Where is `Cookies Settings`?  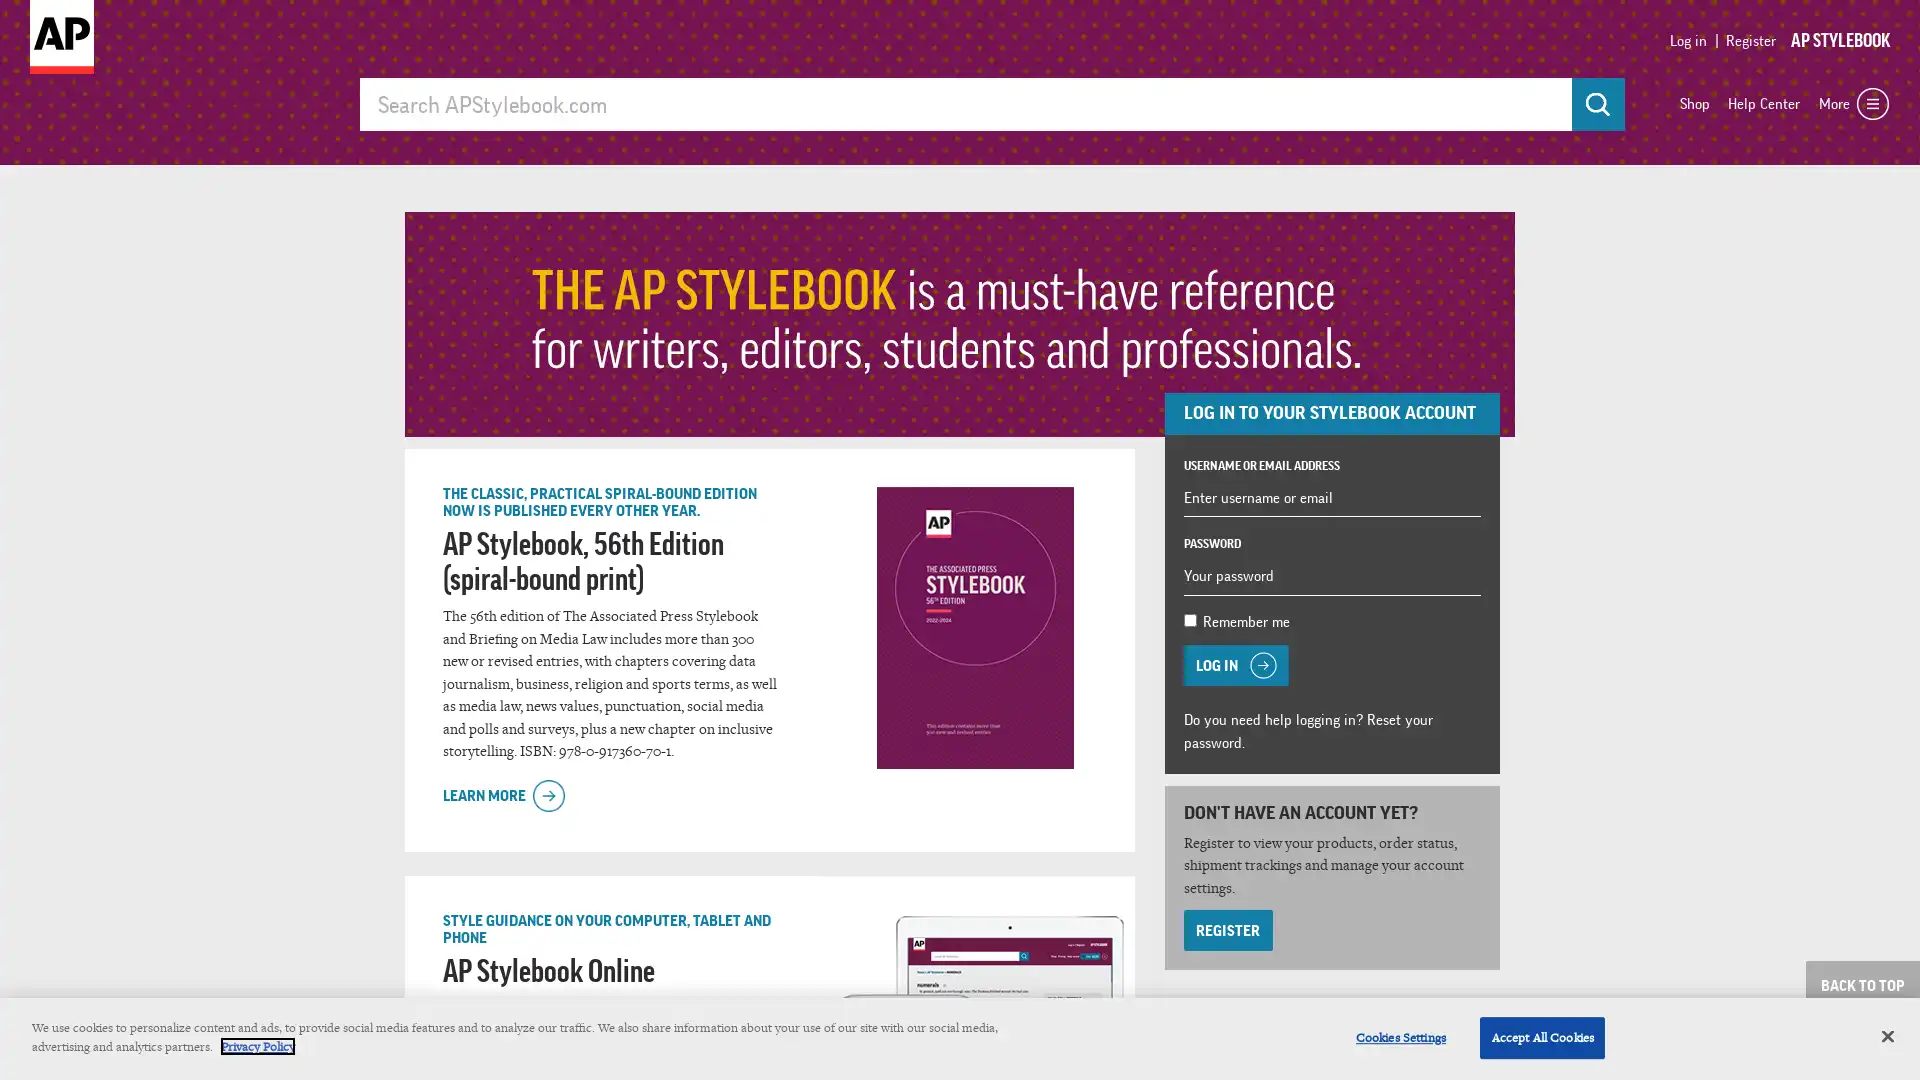 Cookies Settings is located at coordinates (1399, 1036).